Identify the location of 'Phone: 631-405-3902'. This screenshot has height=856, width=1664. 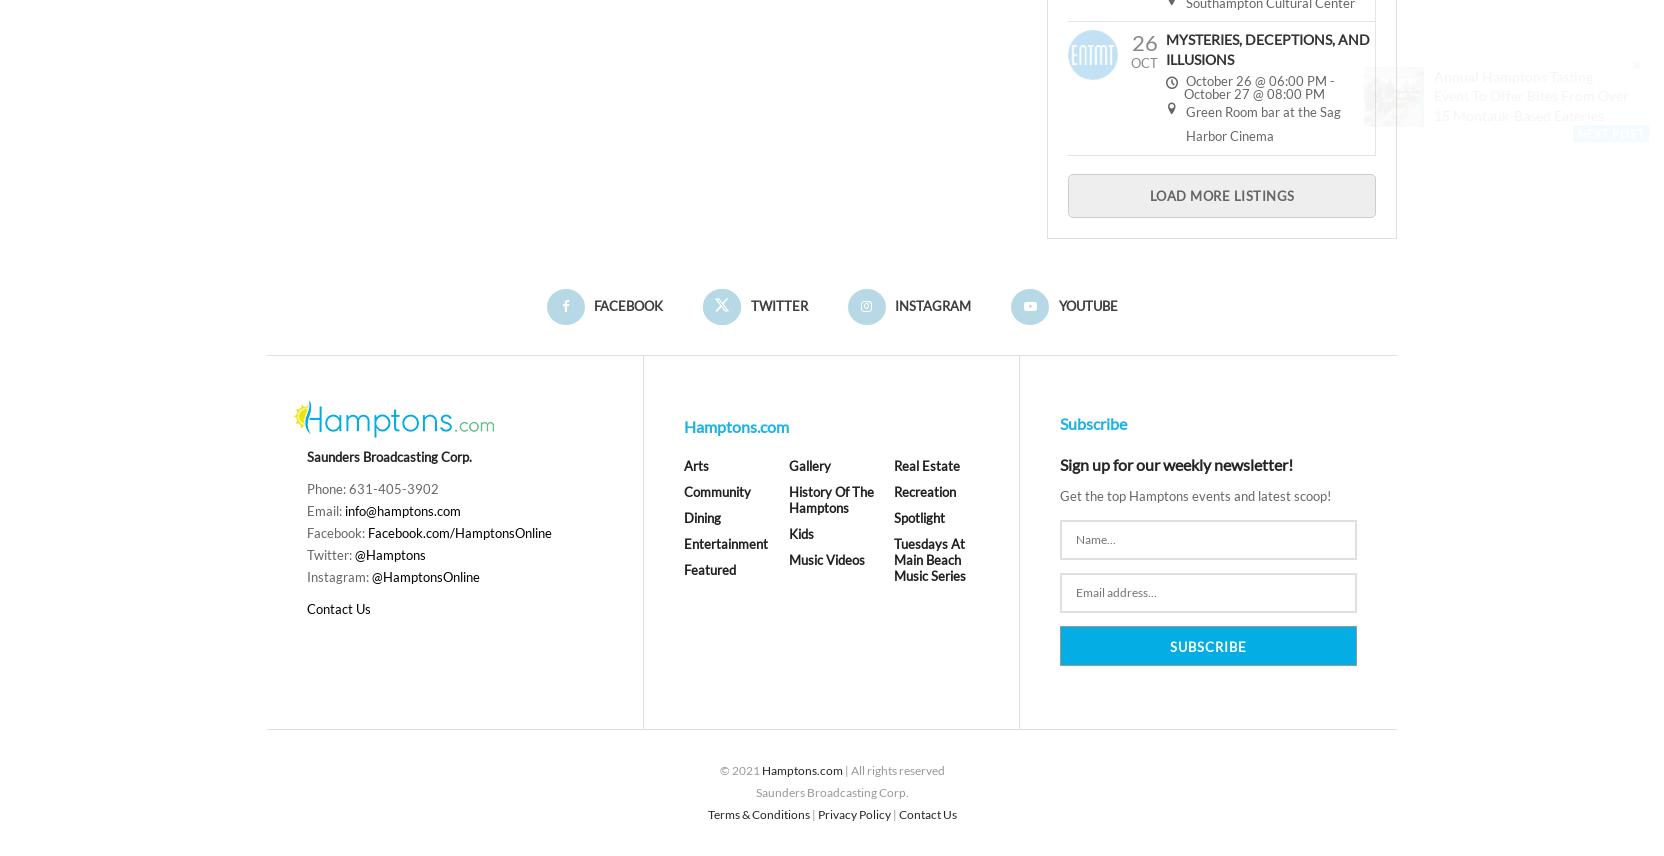
(306, 488).